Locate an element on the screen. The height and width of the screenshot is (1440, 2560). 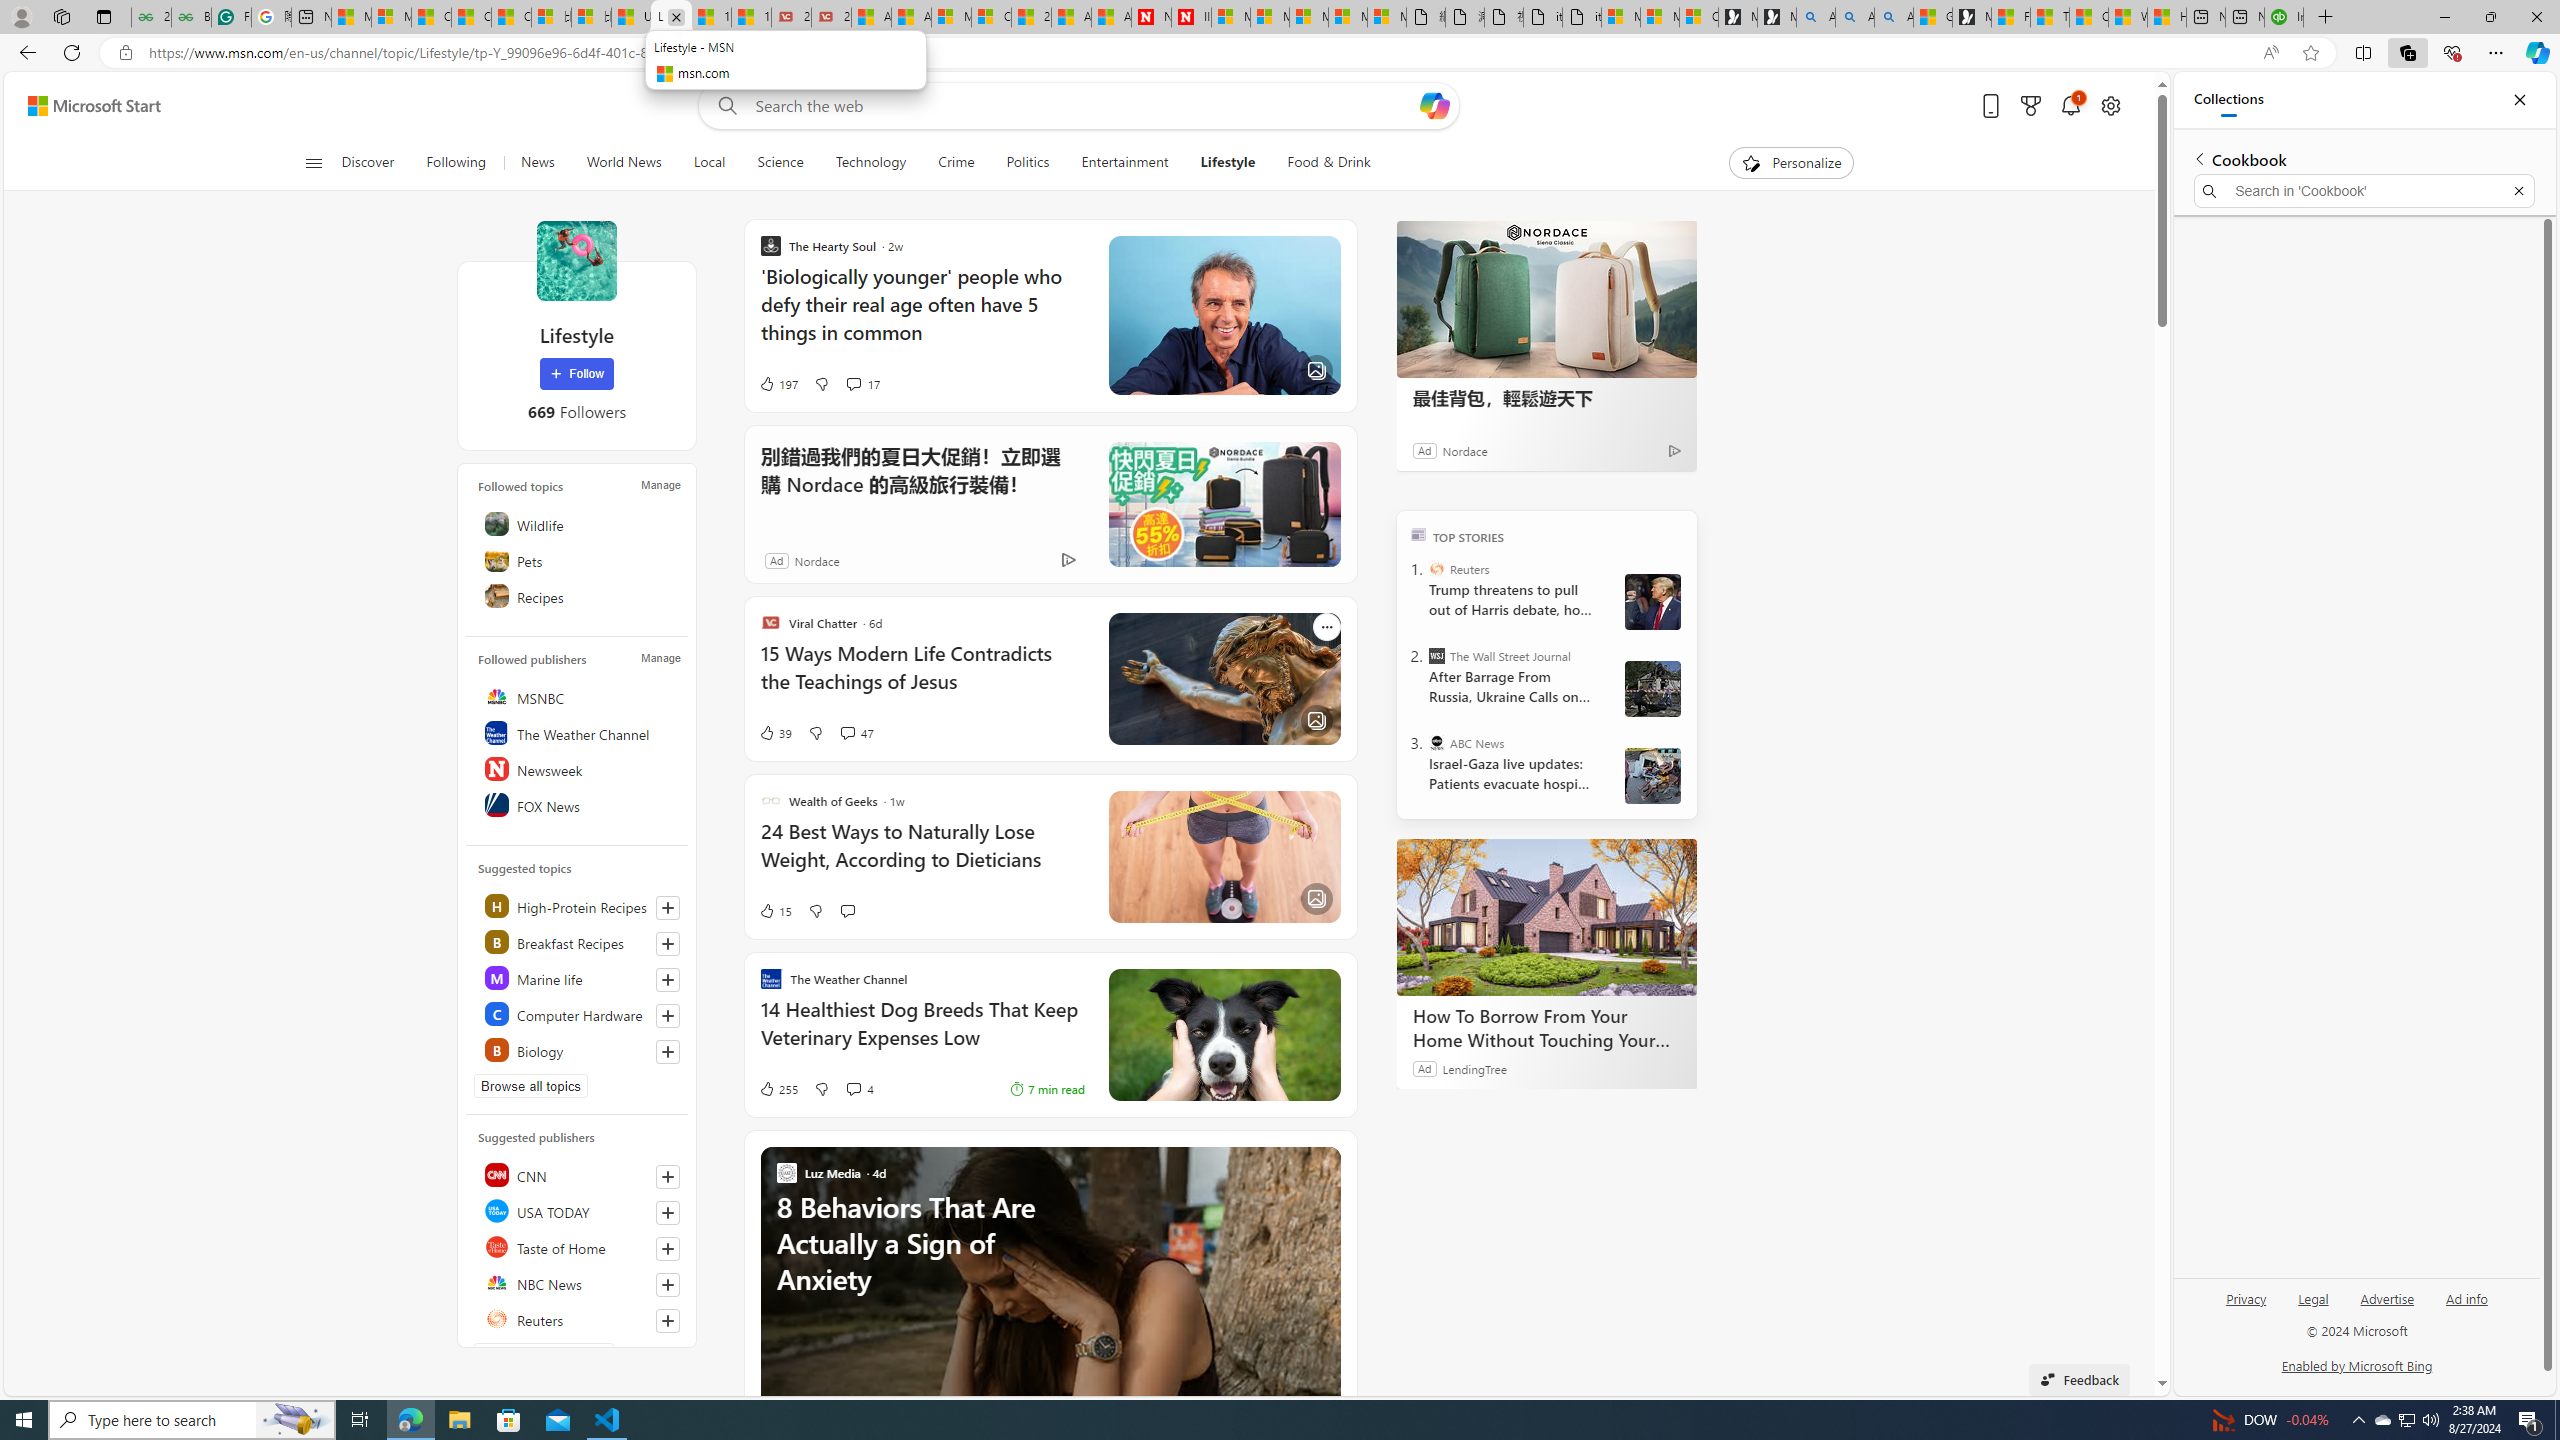
'Best SSL Certificates Provider in India - GeeksforGeeks' is located at coordinates (191, 16).